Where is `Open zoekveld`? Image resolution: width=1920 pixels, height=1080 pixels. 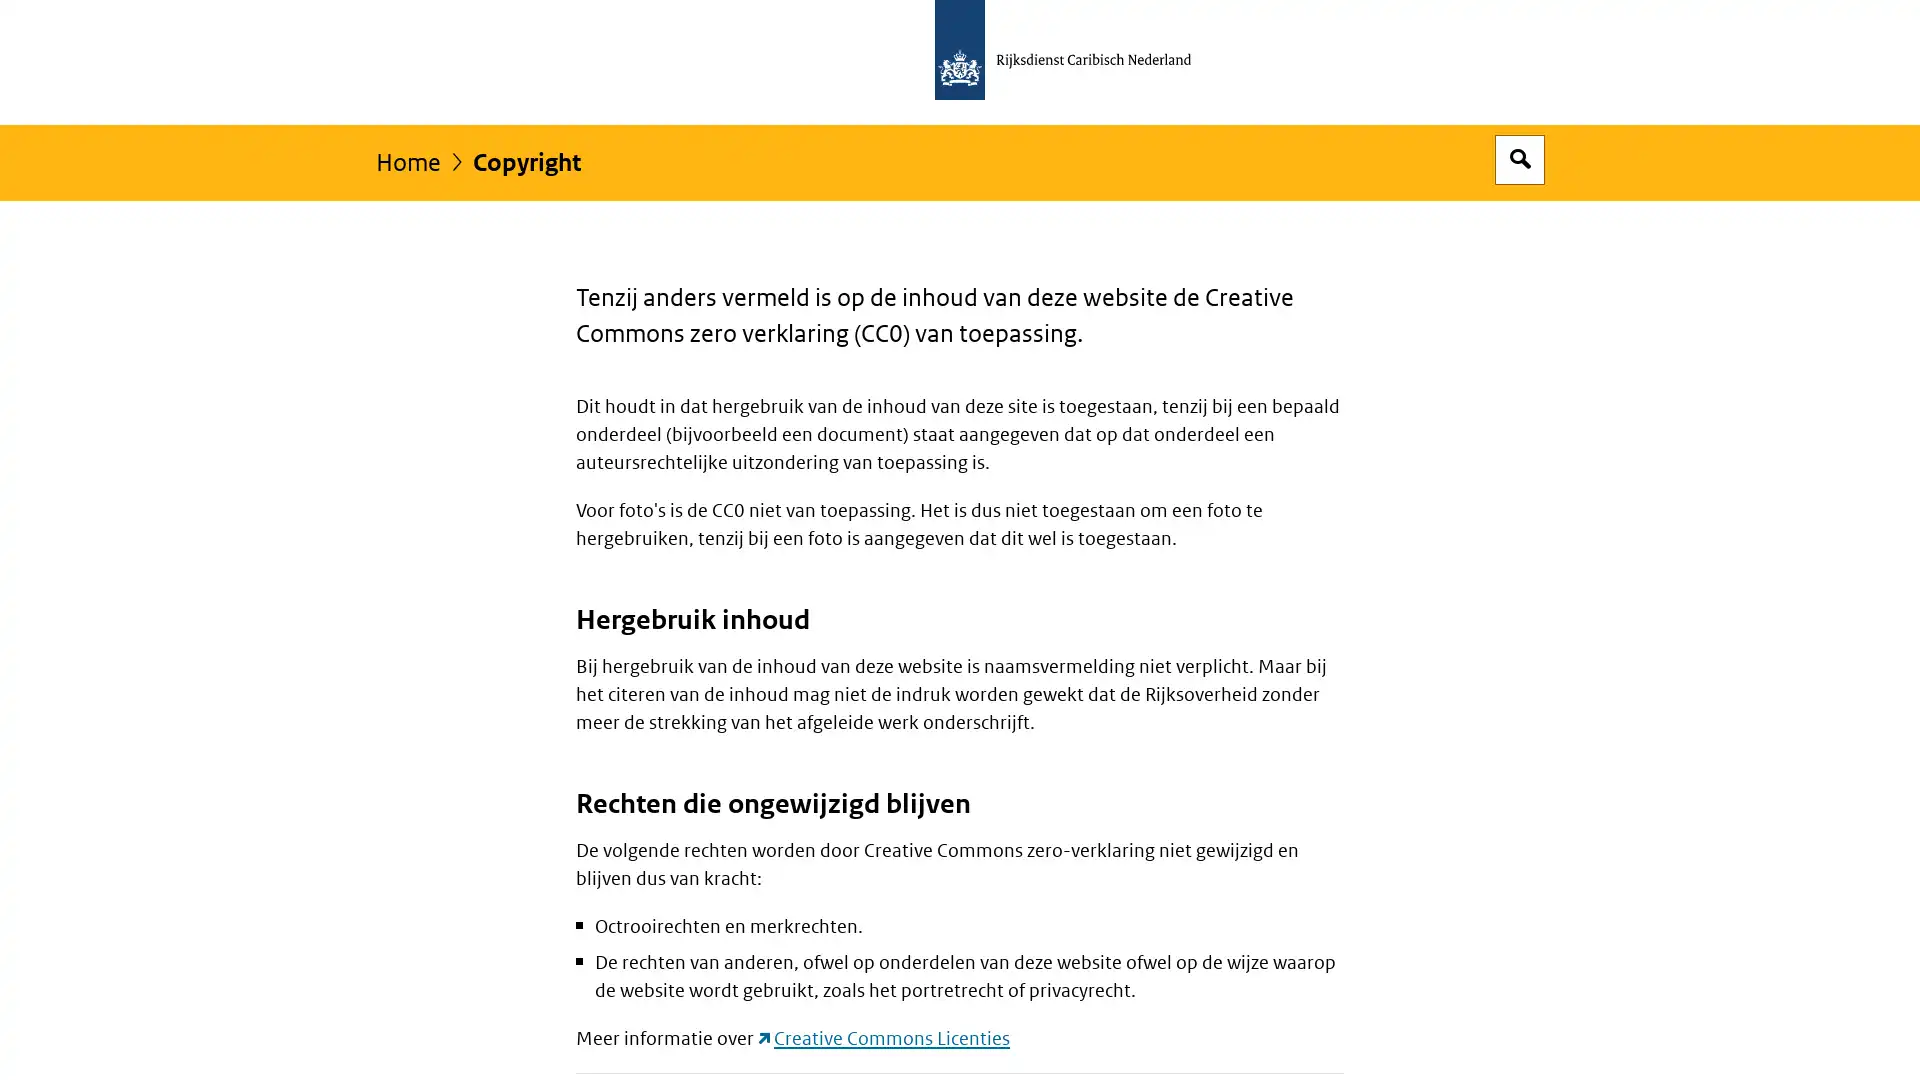 Open zoekveld is located at coordinates (1520, 158).